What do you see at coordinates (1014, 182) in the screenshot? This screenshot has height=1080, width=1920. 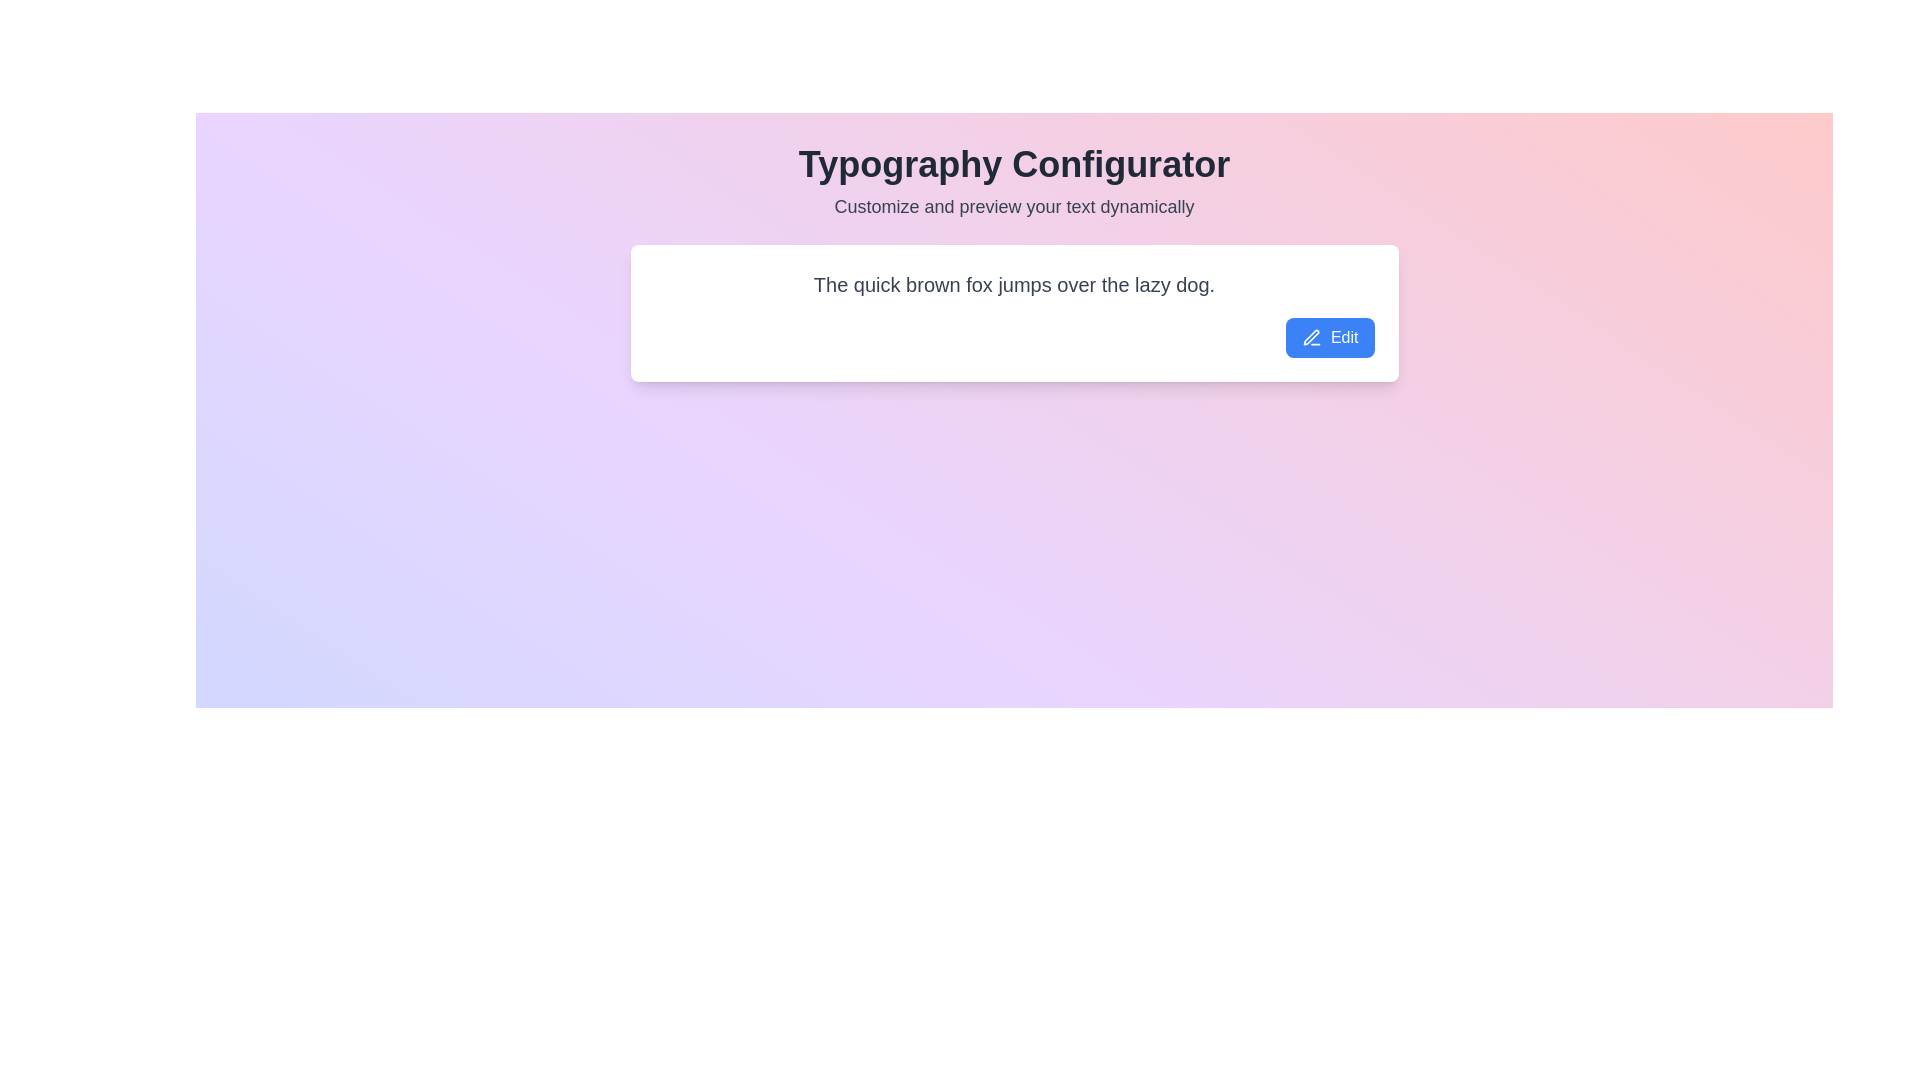 I see `the header element displaying 'Typography Configurator' and its description 'Customize and preview your text dynamically.'` at bounding box center [1014, 182].